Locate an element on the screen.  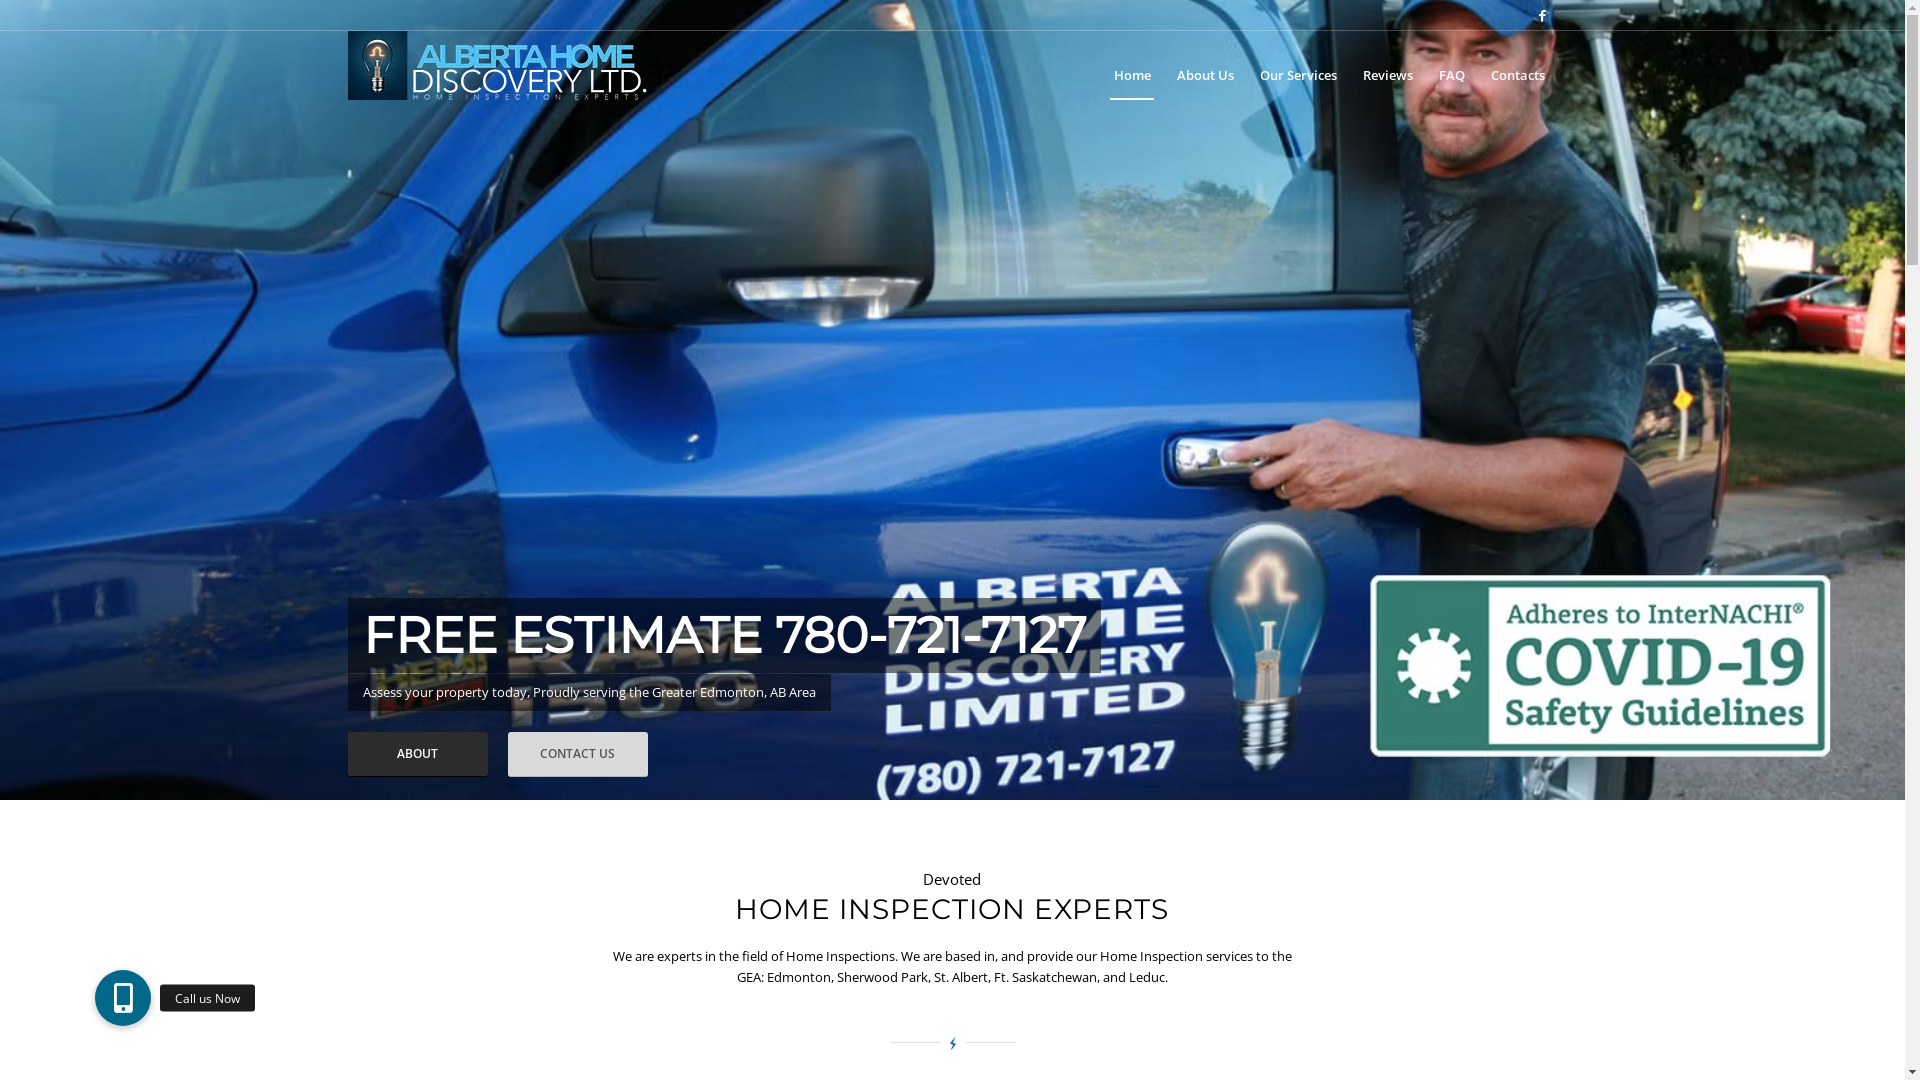
'ABOUT' is located at coordinates (347, 754).